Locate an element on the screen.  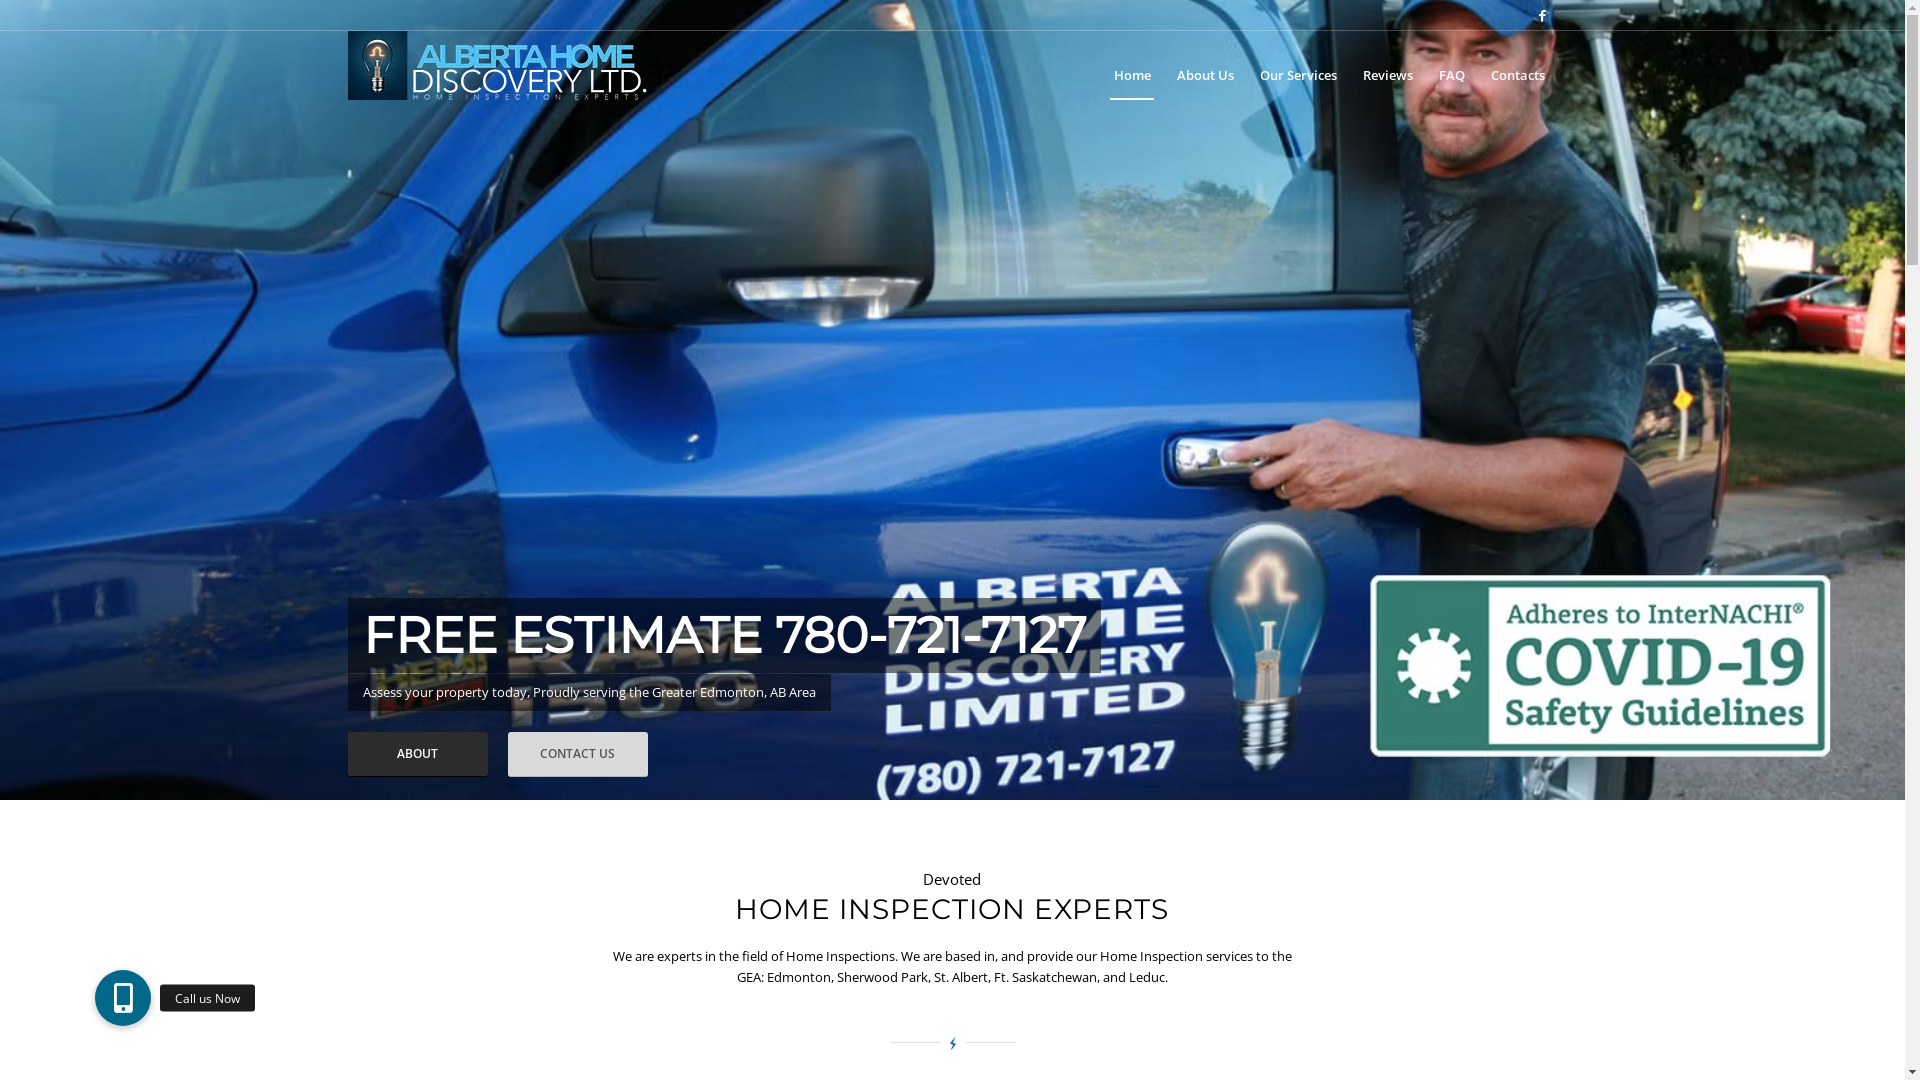
'ABOUT' is located at coordinates (347, 754).